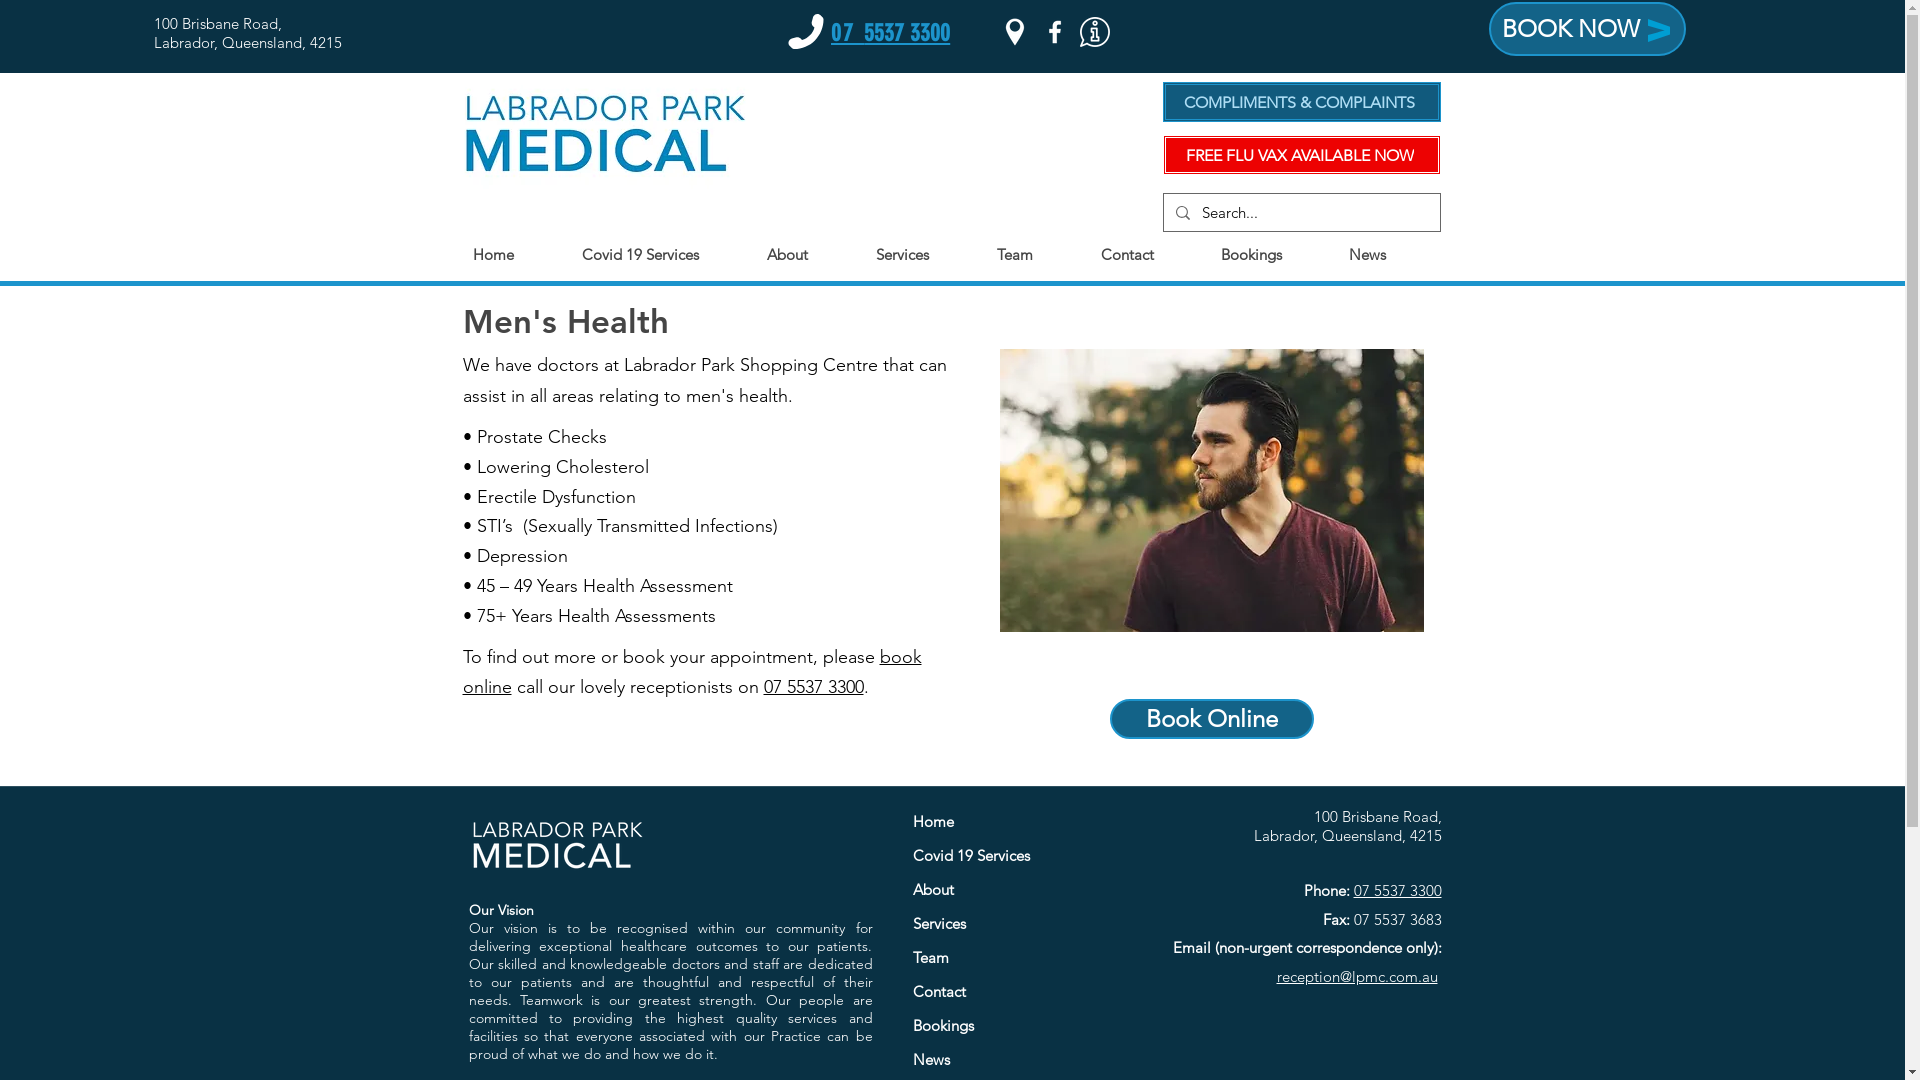 This screenshot has height=1080, width=1920. I want to click on '07 5537 3300', so click(1396, 889).